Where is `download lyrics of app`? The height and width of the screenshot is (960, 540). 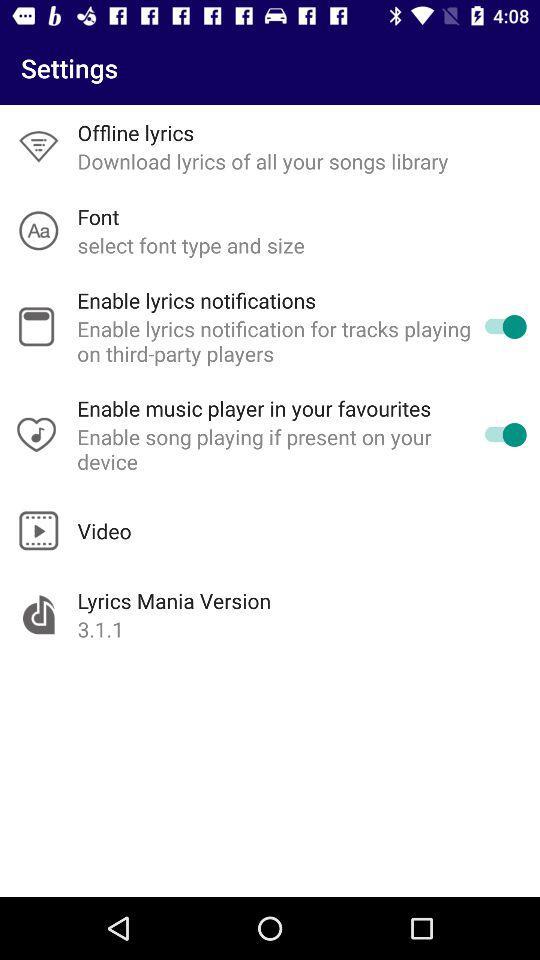 download lyrics of app is located at coordinates (263, 160).